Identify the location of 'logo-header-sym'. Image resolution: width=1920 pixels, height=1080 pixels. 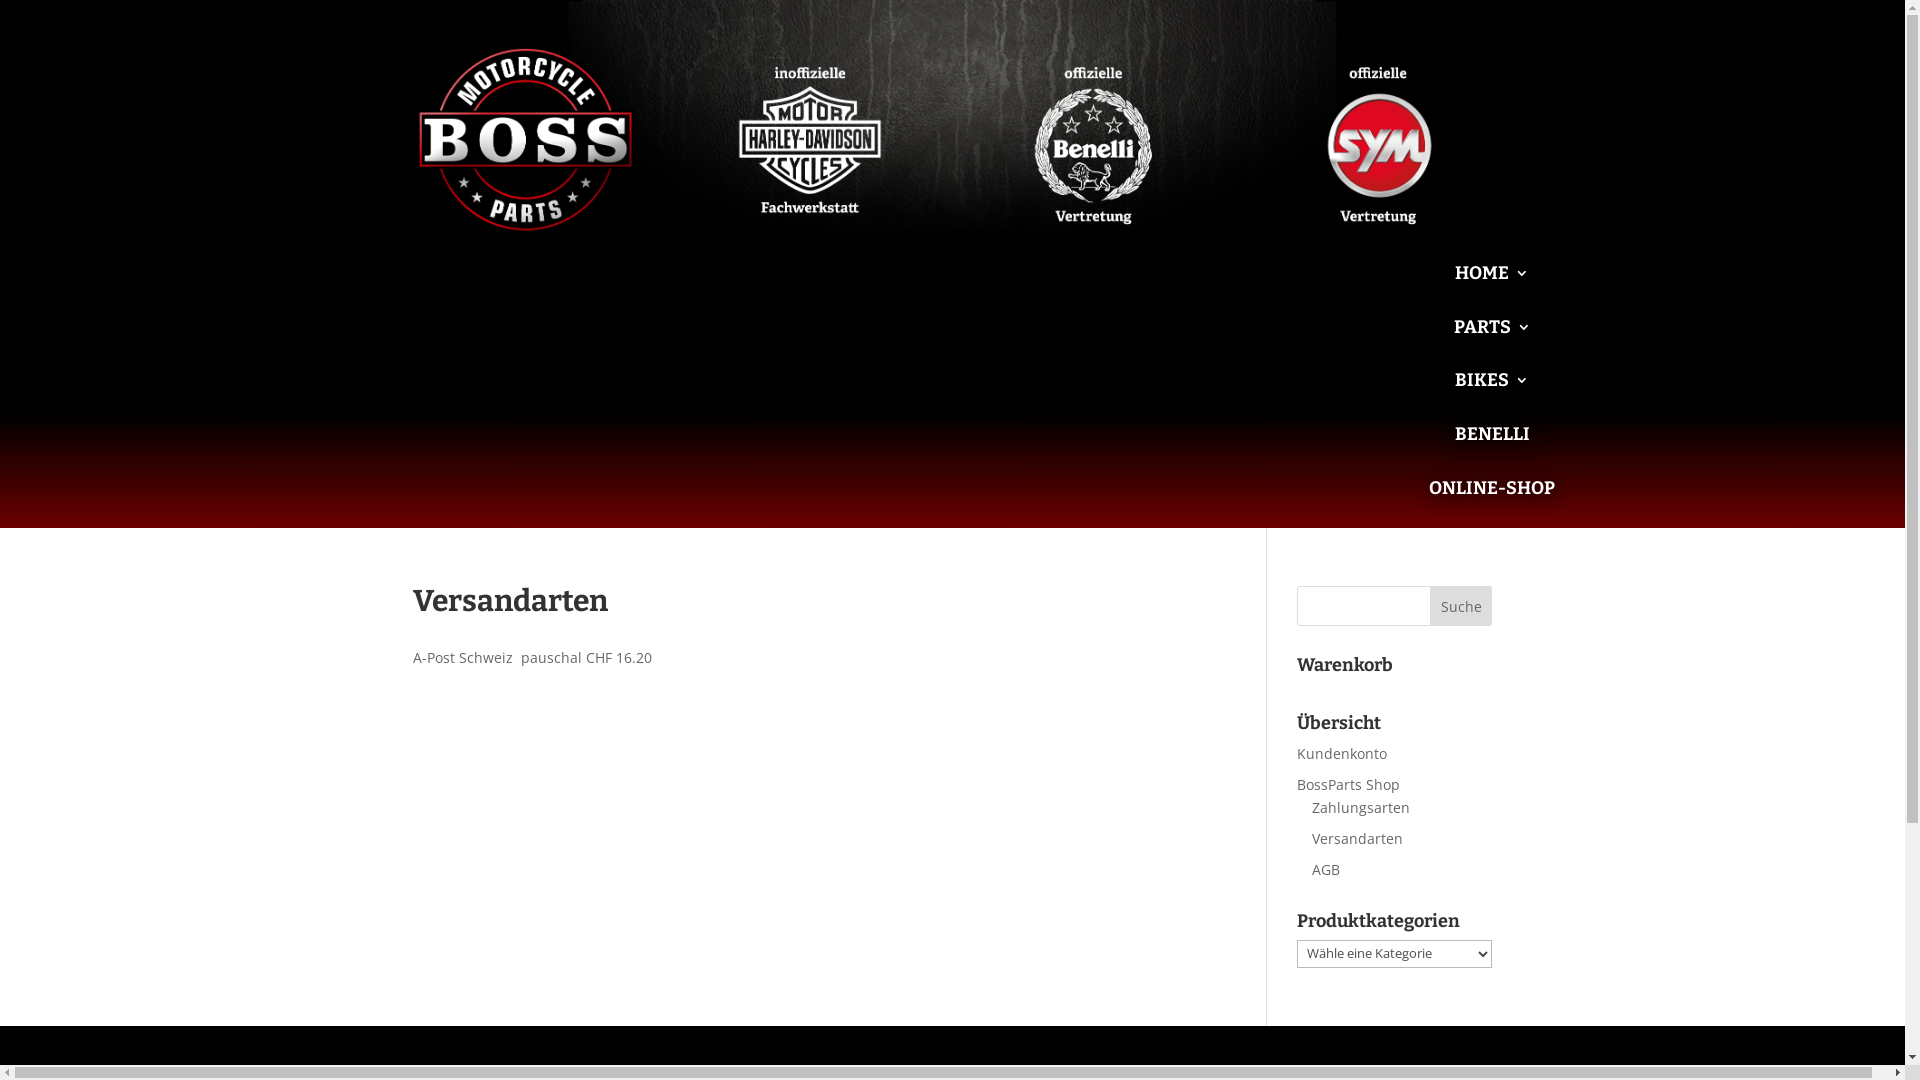
(1378, 139).